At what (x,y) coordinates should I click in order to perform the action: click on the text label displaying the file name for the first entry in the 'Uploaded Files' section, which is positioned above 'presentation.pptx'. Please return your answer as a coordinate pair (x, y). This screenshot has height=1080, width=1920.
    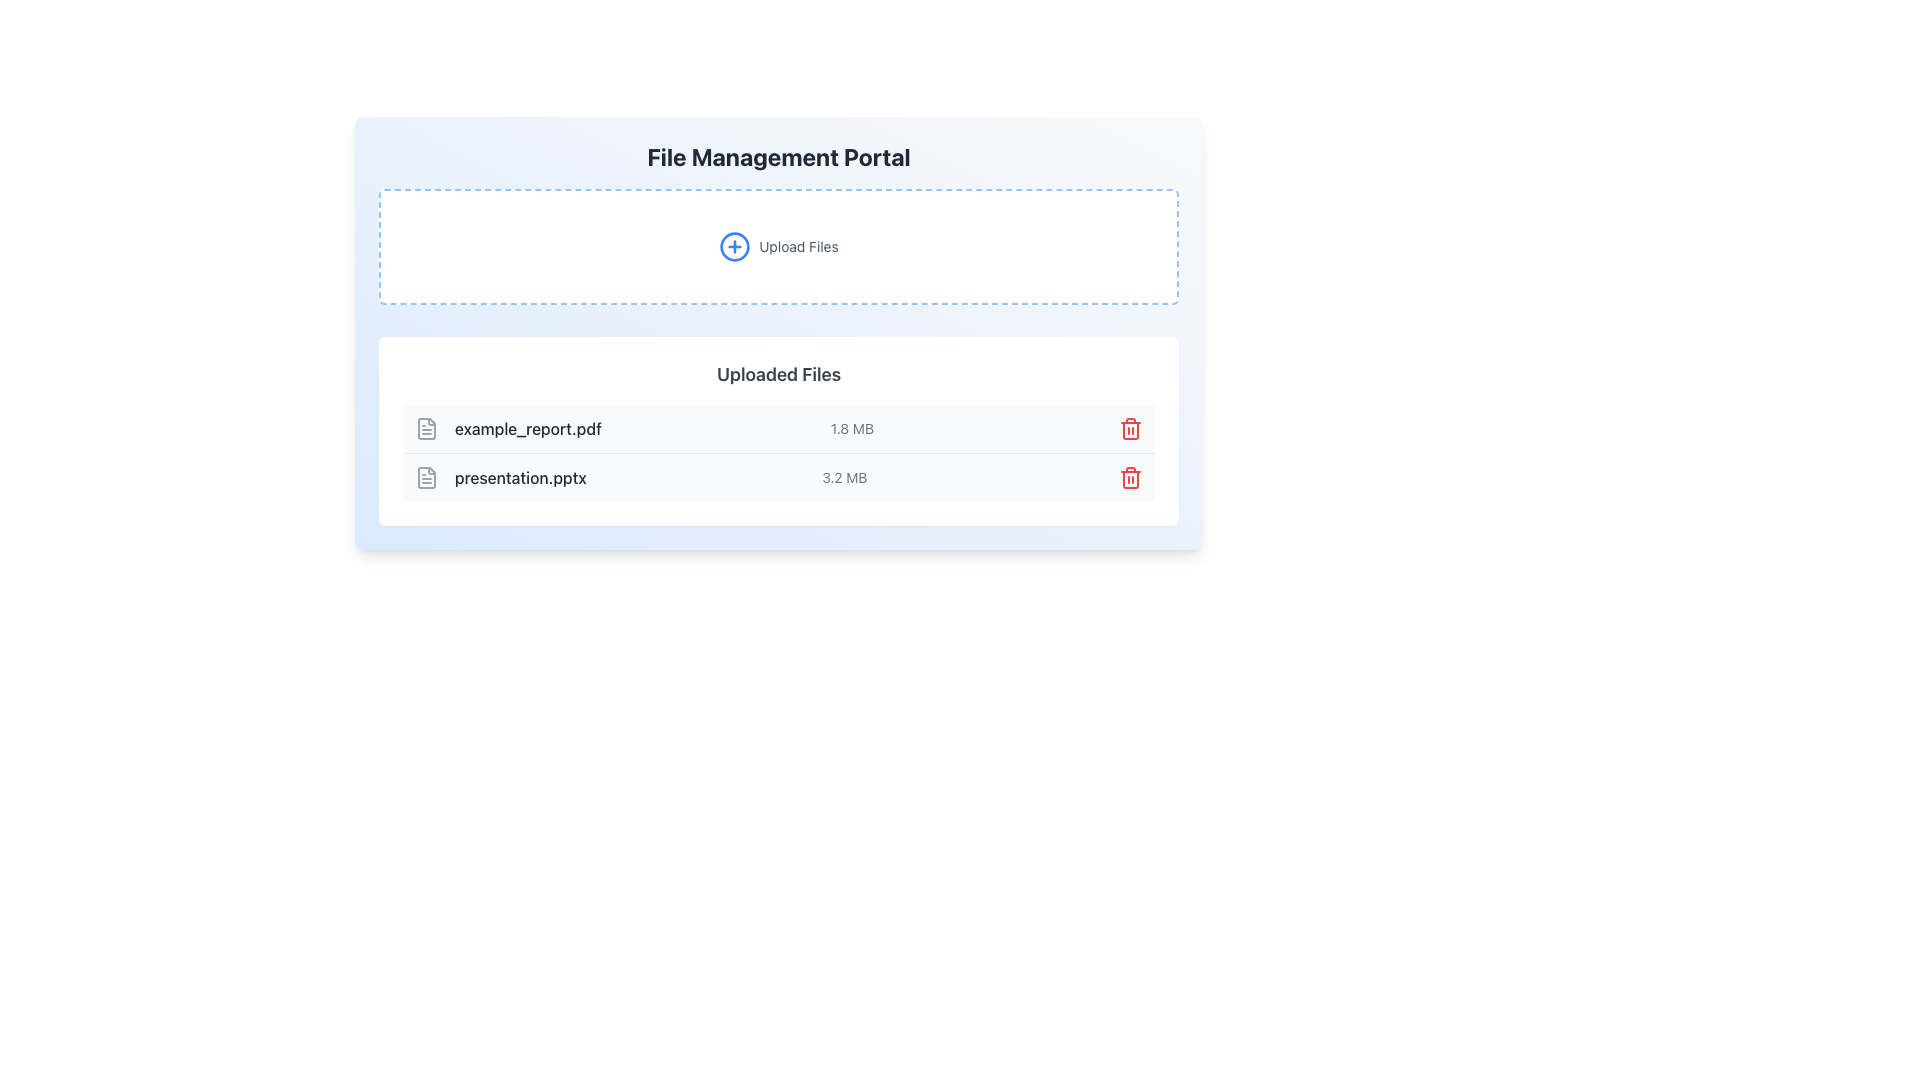
    Looking at the image, I should click on (508, 427).